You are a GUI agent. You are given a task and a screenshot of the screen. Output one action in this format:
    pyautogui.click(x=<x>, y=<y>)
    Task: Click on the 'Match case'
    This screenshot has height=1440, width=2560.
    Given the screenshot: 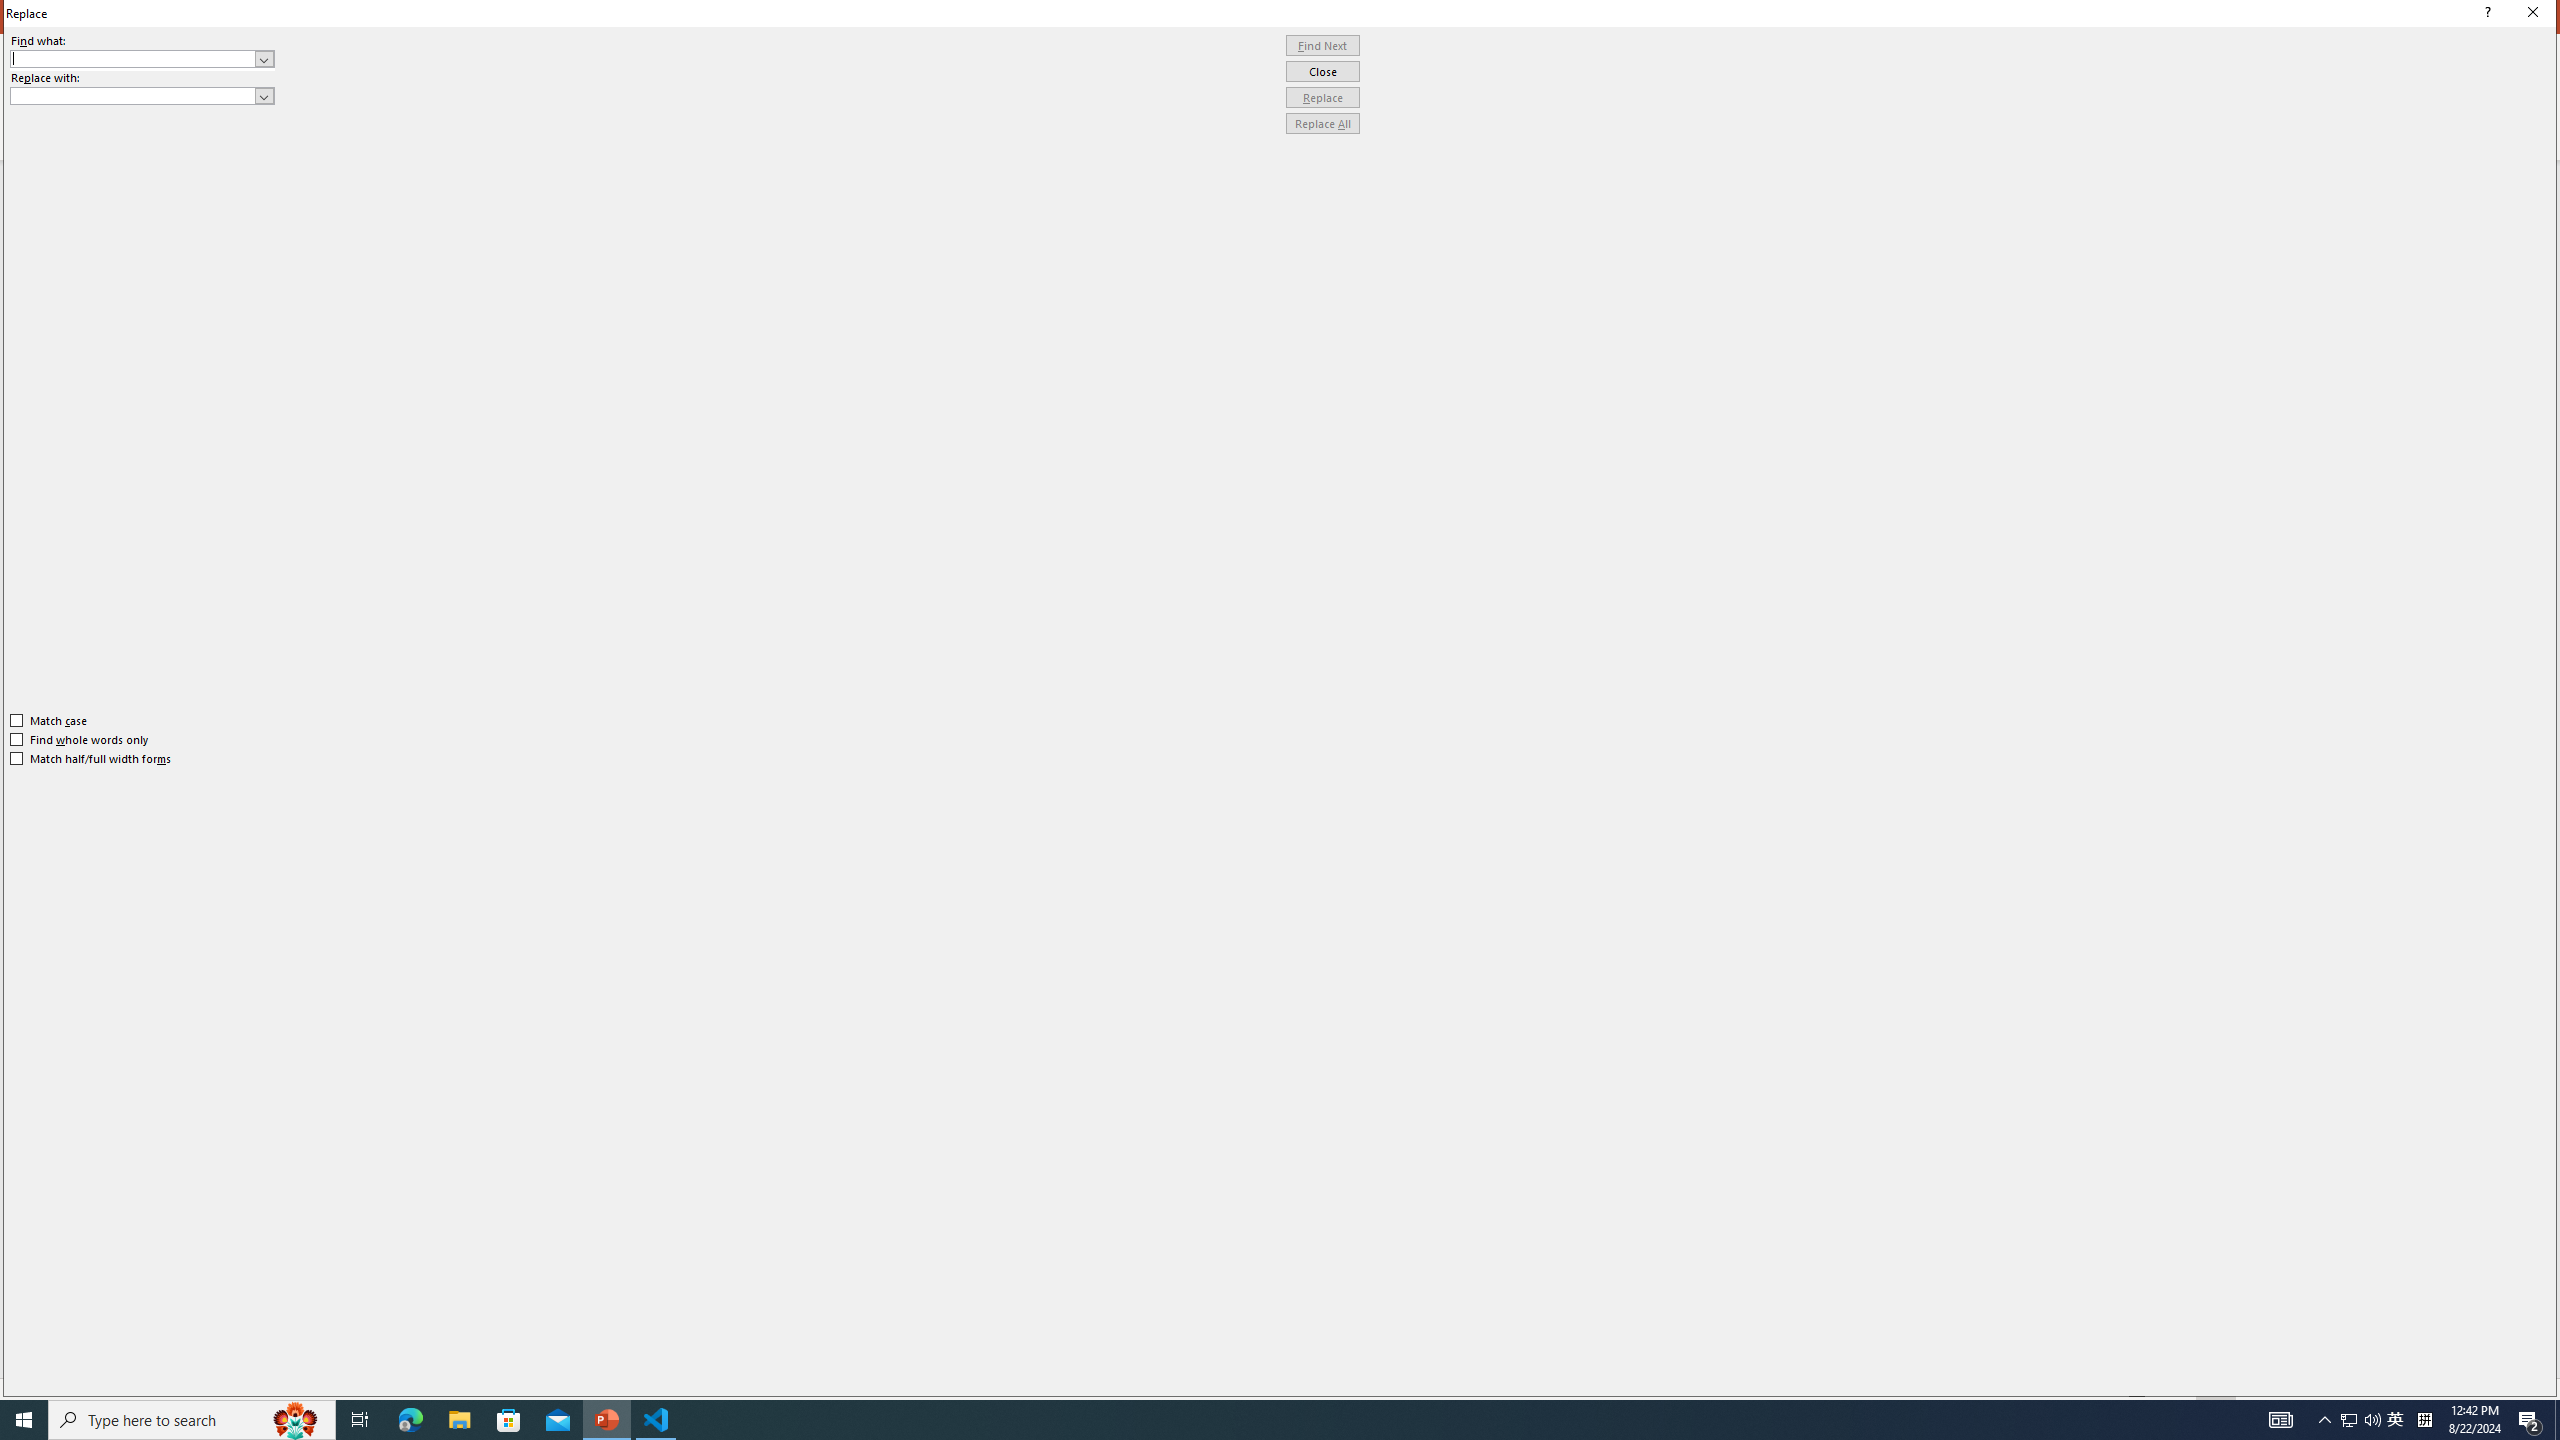 What is the action you would take?
    pyautogui.click(x=48, y=720)
    